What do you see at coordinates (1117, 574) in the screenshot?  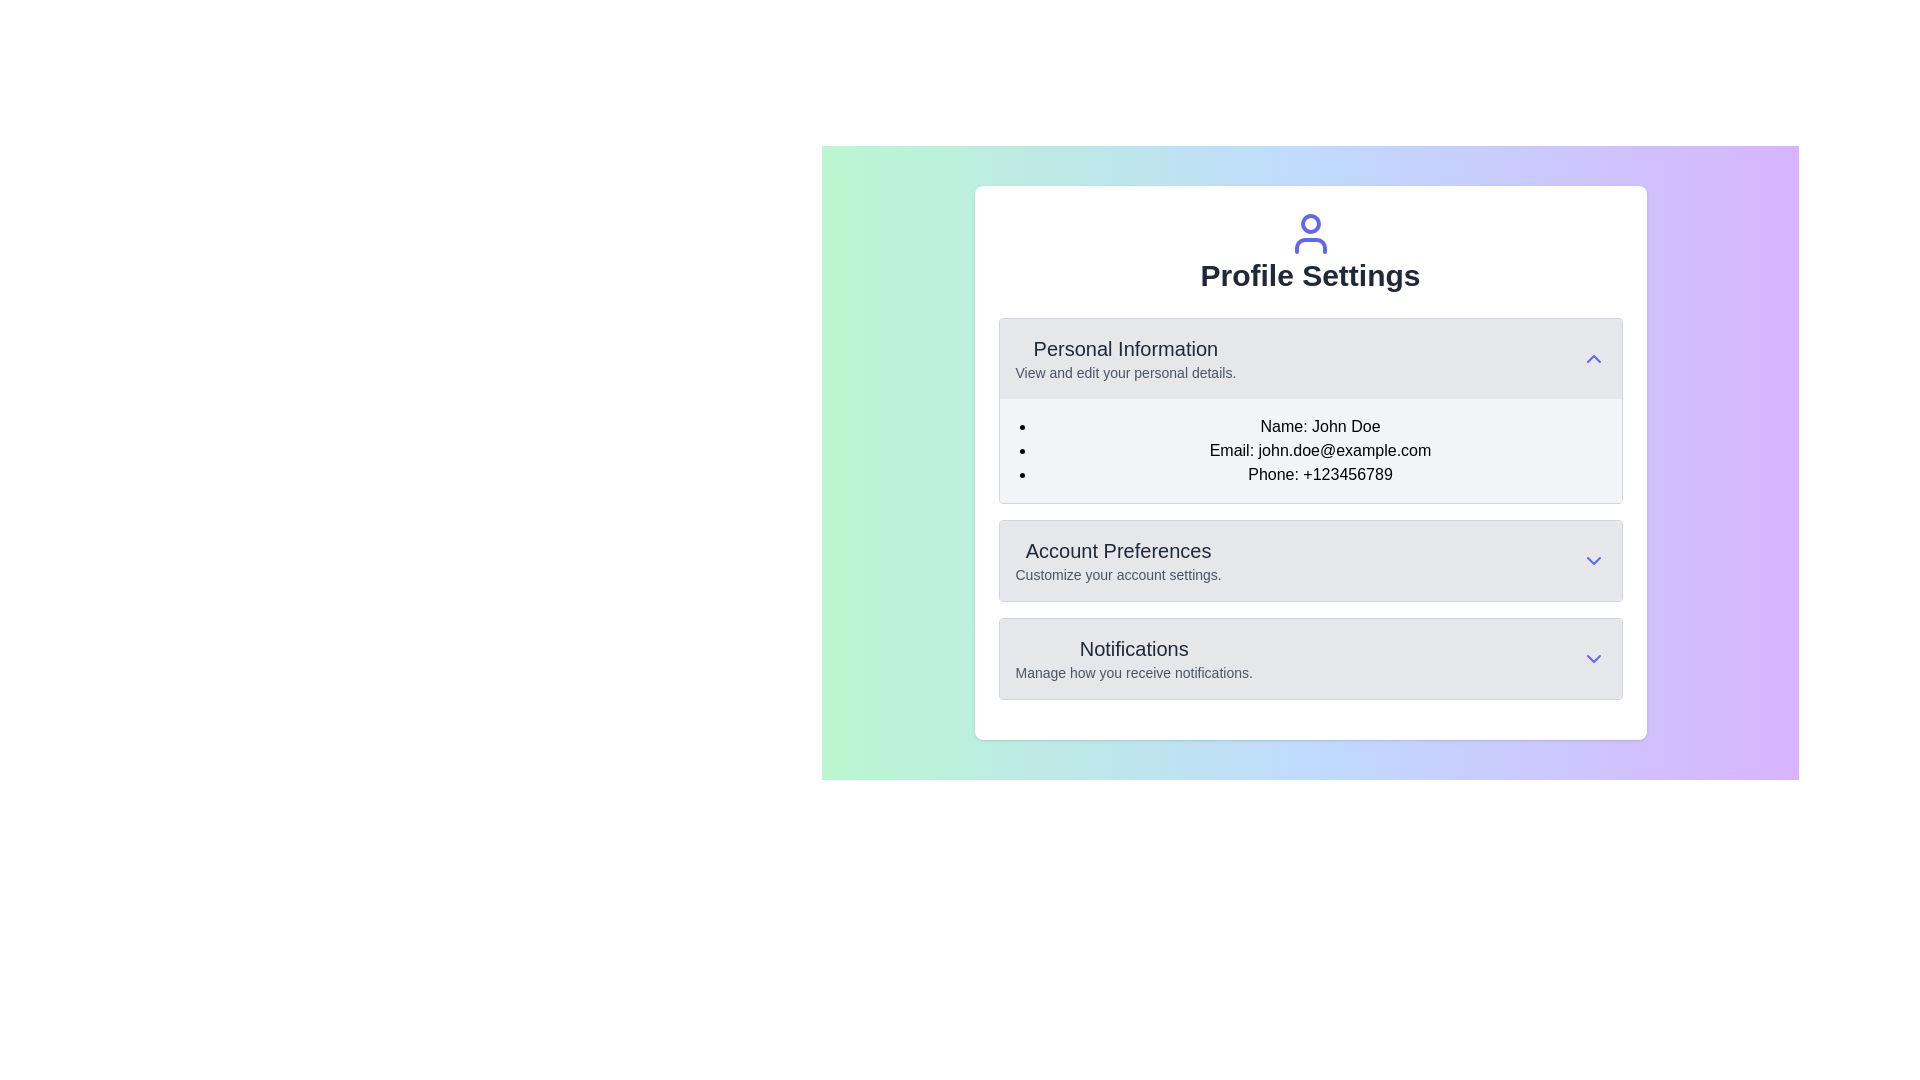 I see `the text snippet saying 'Customize your account settings.' which is styled with a smaller font and gray color, located below the 'Account Preferences' title within the card layout in the 'Profile Settings' section` at bounding box center [1117, 574].